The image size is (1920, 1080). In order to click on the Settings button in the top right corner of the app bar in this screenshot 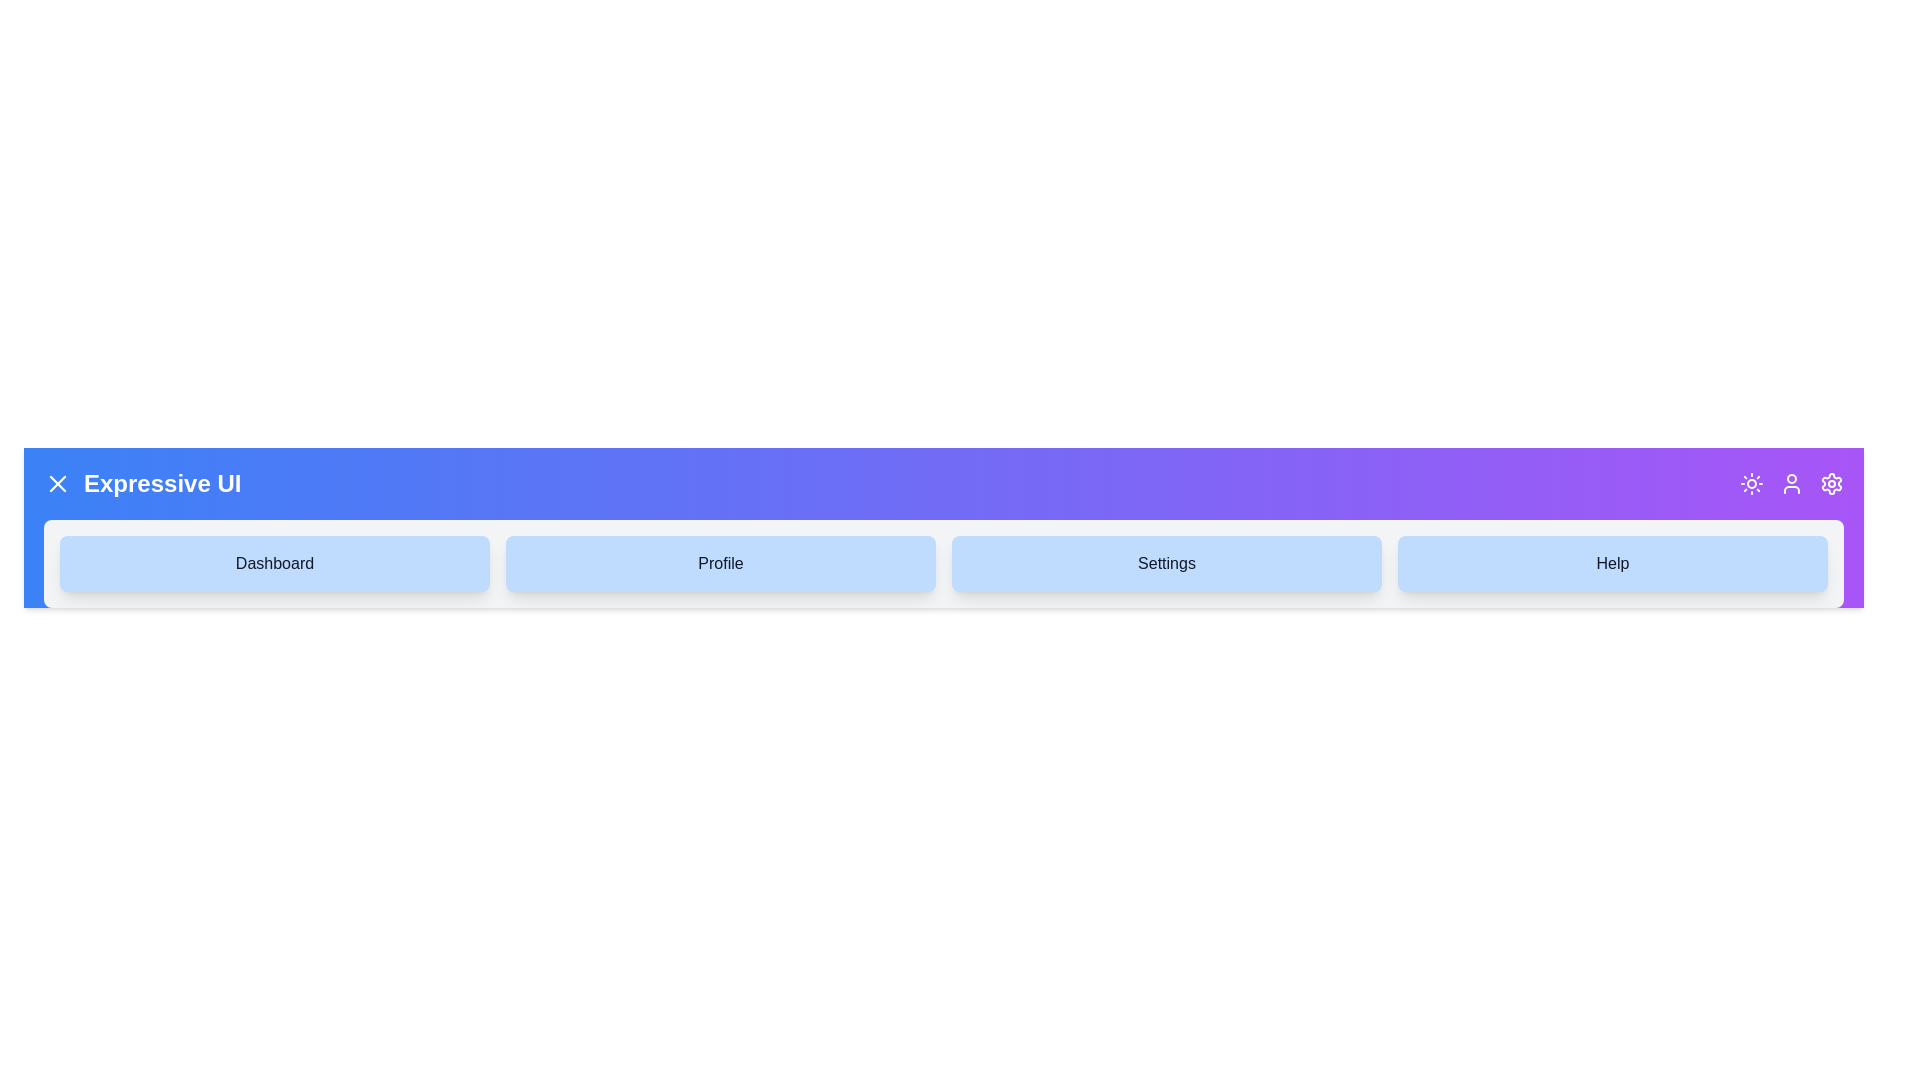, I will do `click(1832, 483)`.